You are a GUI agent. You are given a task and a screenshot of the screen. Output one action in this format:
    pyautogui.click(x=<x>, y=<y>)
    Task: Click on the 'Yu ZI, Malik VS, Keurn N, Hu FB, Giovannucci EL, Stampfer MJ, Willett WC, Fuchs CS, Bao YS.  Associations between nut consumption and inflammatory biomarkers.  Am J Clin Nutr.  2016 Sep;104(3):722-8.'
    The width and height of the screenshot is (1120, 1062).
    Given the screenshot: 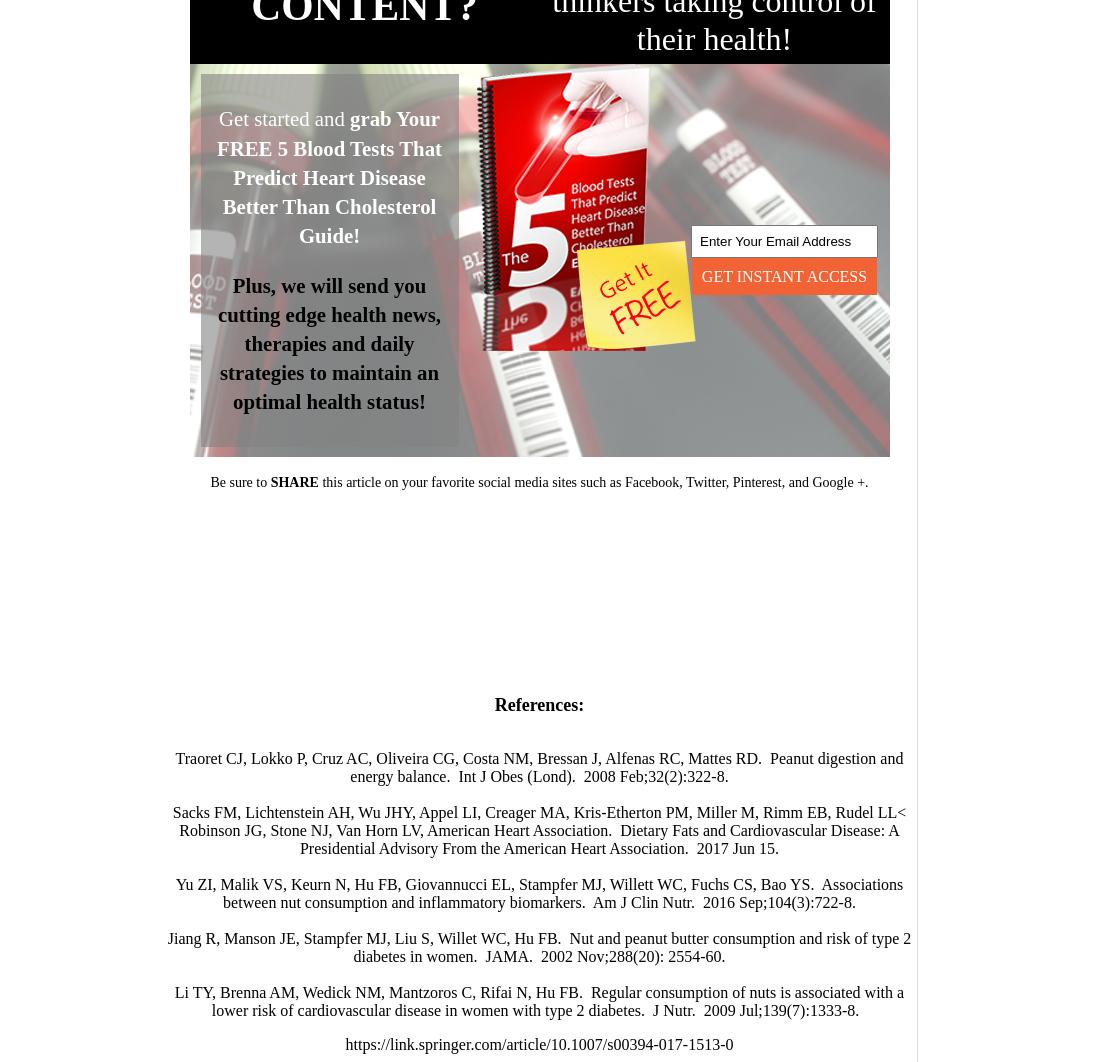 What is the action you would take?
    pyautogui.click(x=539, y=892)
    